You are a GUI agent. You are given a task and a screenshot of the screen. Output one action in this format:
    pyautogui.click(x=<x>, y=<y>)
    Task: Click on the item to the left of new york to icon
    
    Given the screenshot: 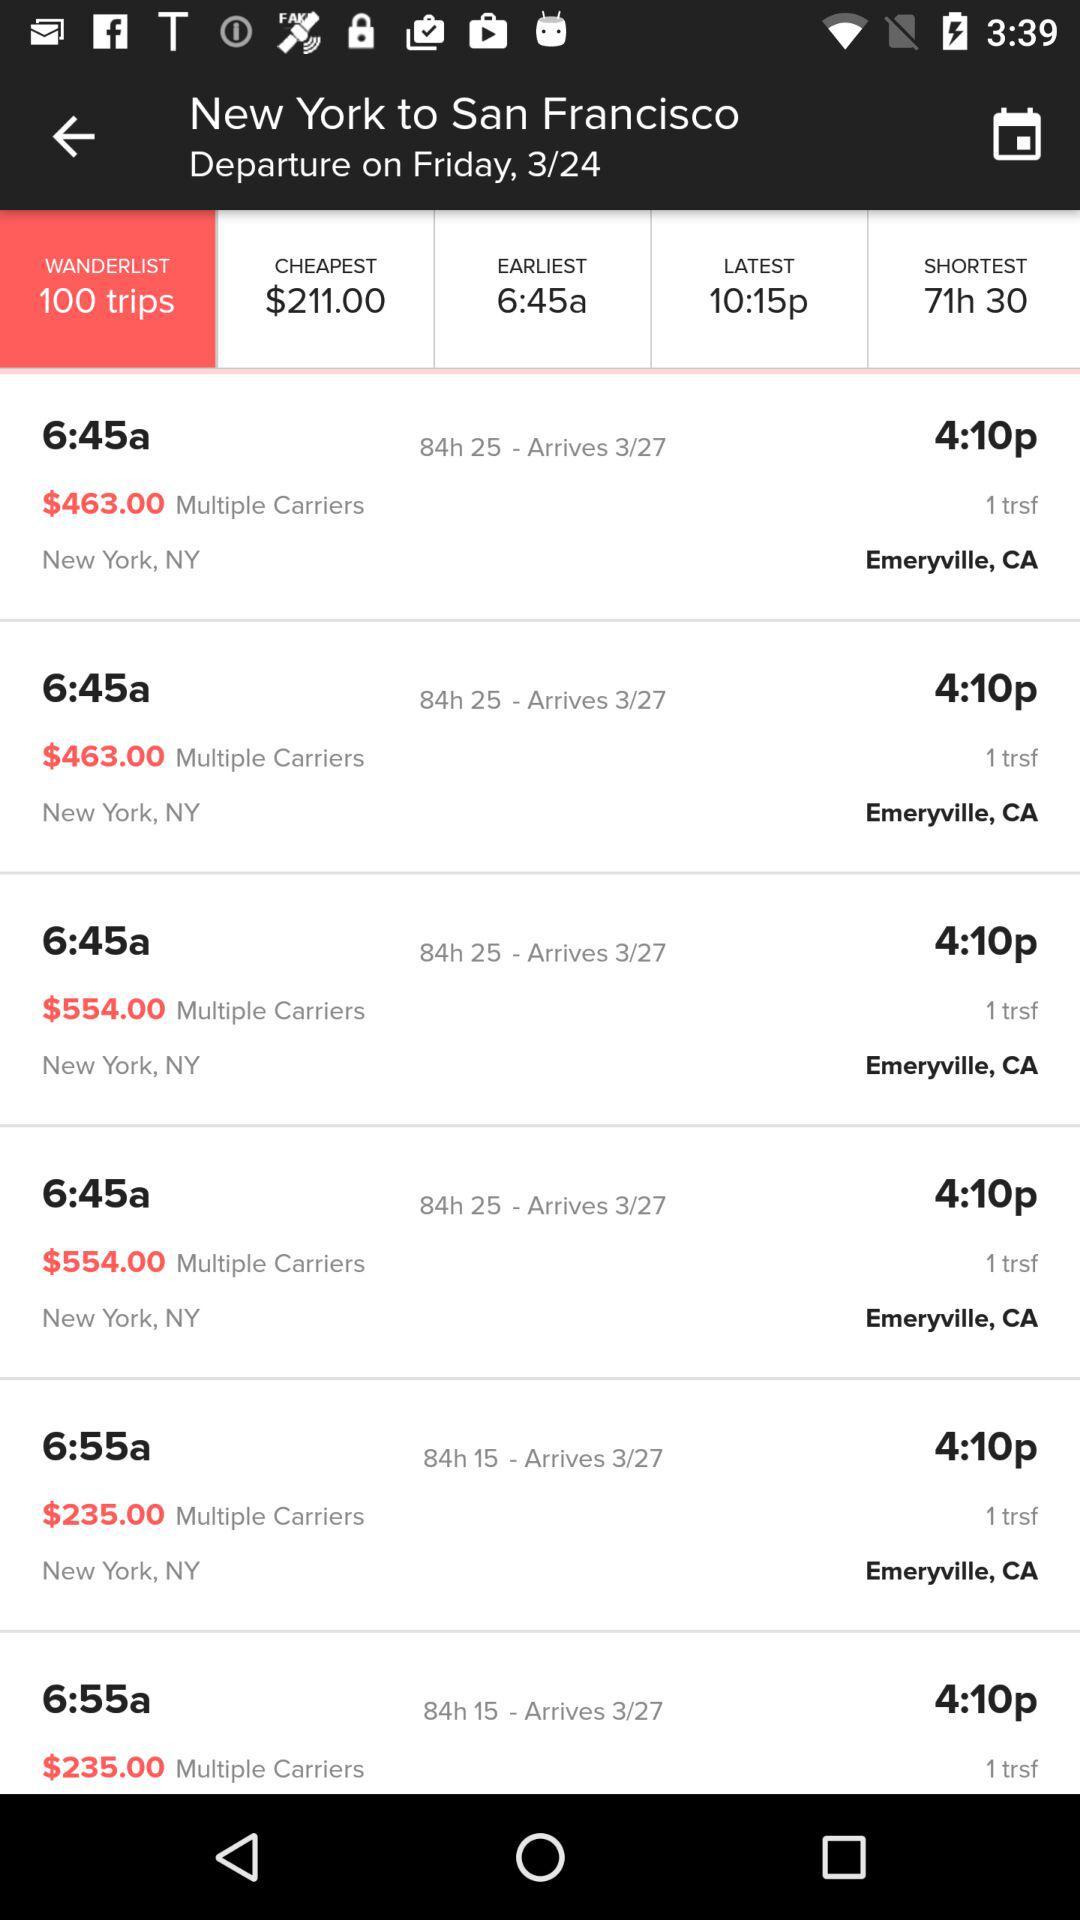 What is the action you would take?
    pyautogui.click(x=72, y=135)
    